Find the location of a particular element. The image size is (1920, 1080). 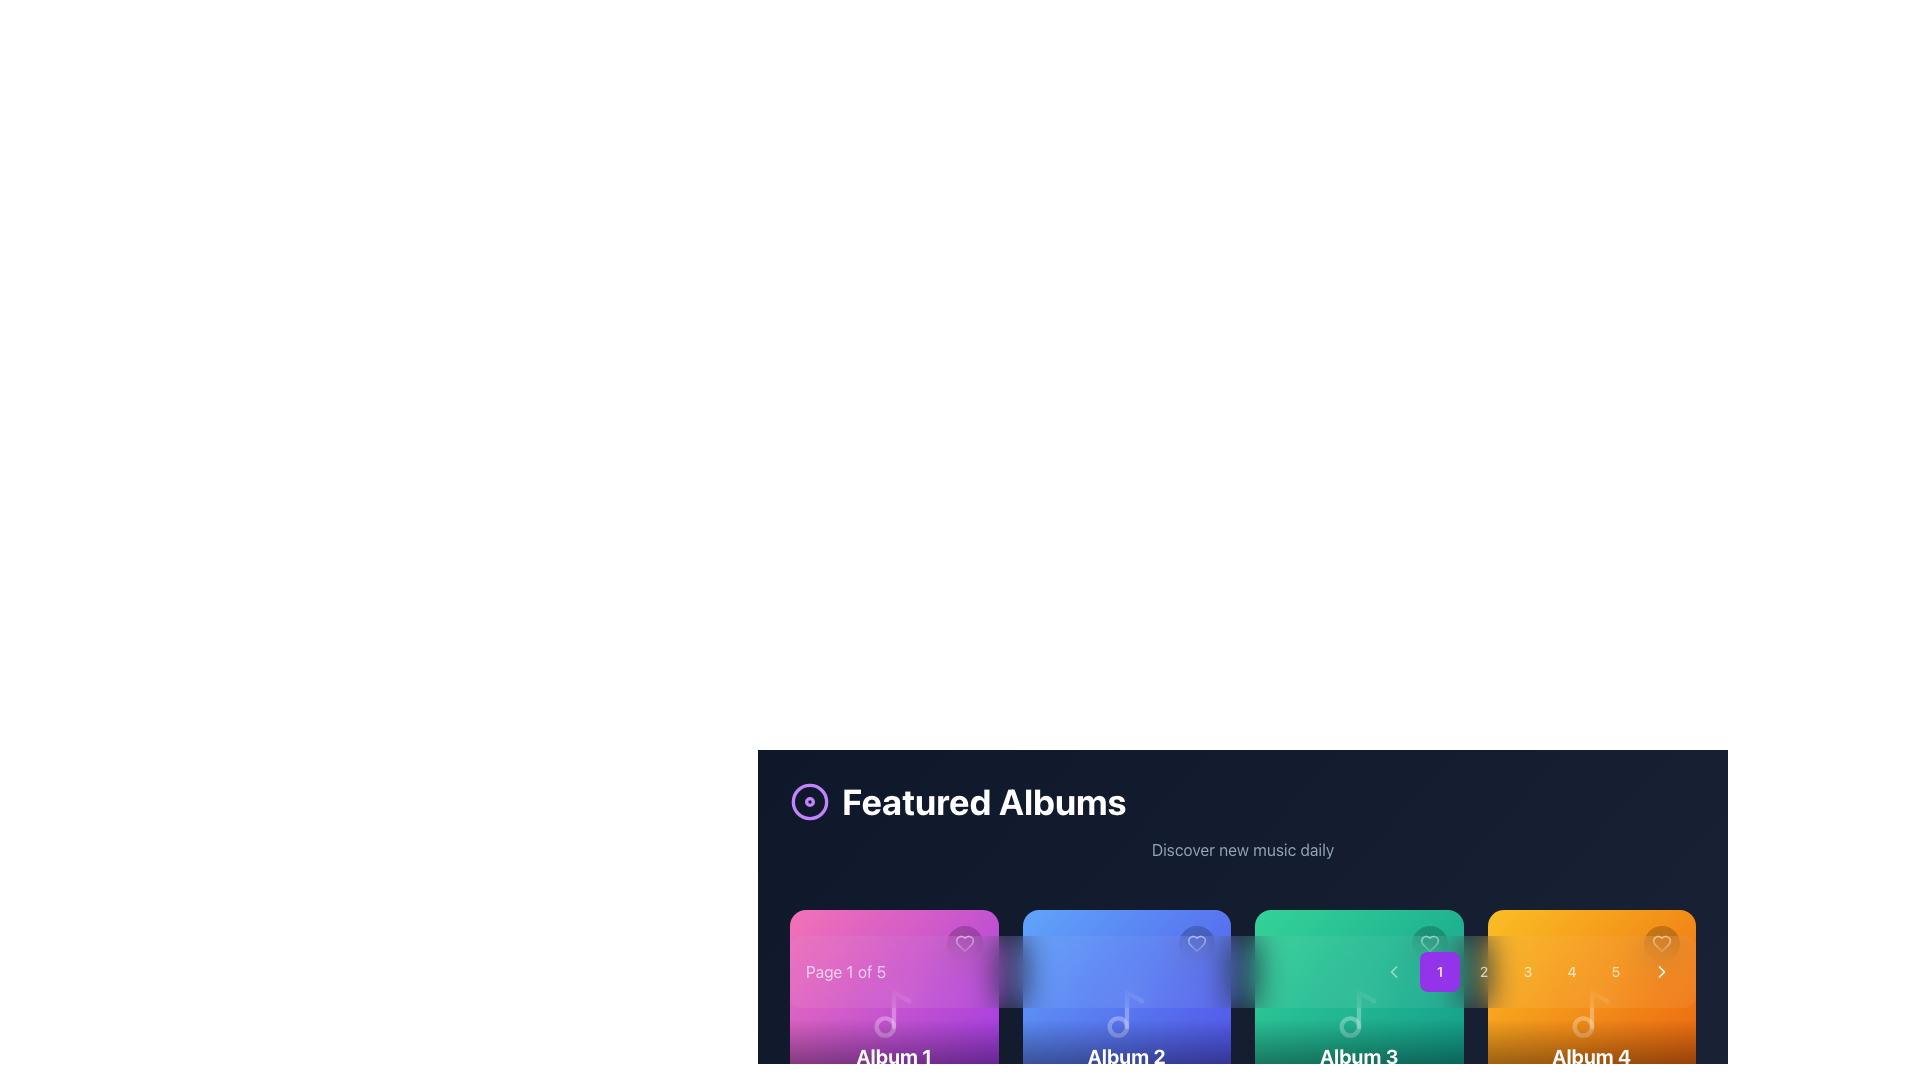

the circular button labeled '3', which is styled with rounded corners and changes background on hover, located in the bottom-central area of the interface is located at coordinates (1526, 971).